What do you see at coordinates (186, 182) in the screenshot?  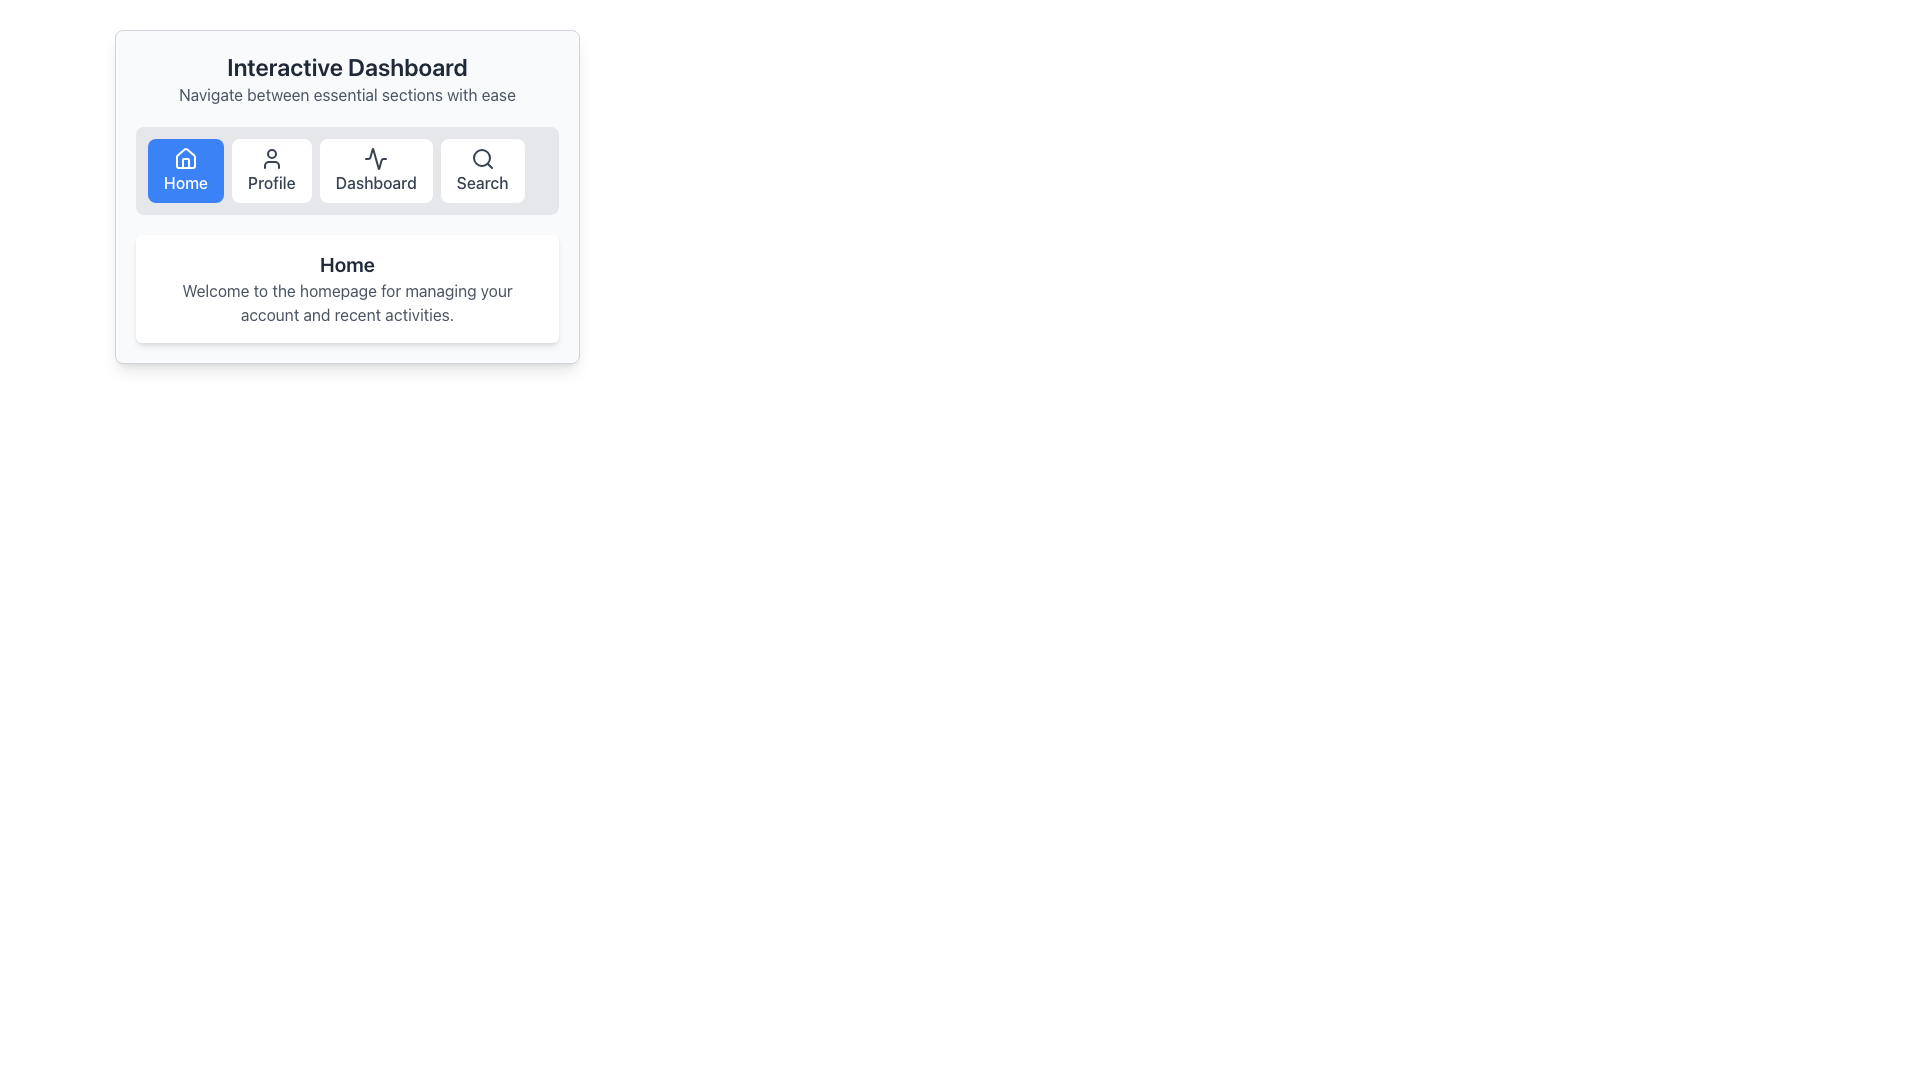 I see `text label that indicates the 'Home' section within the navigation button located at the top-left of the interface, directly below the house icon` at bounding box center [186, 182].